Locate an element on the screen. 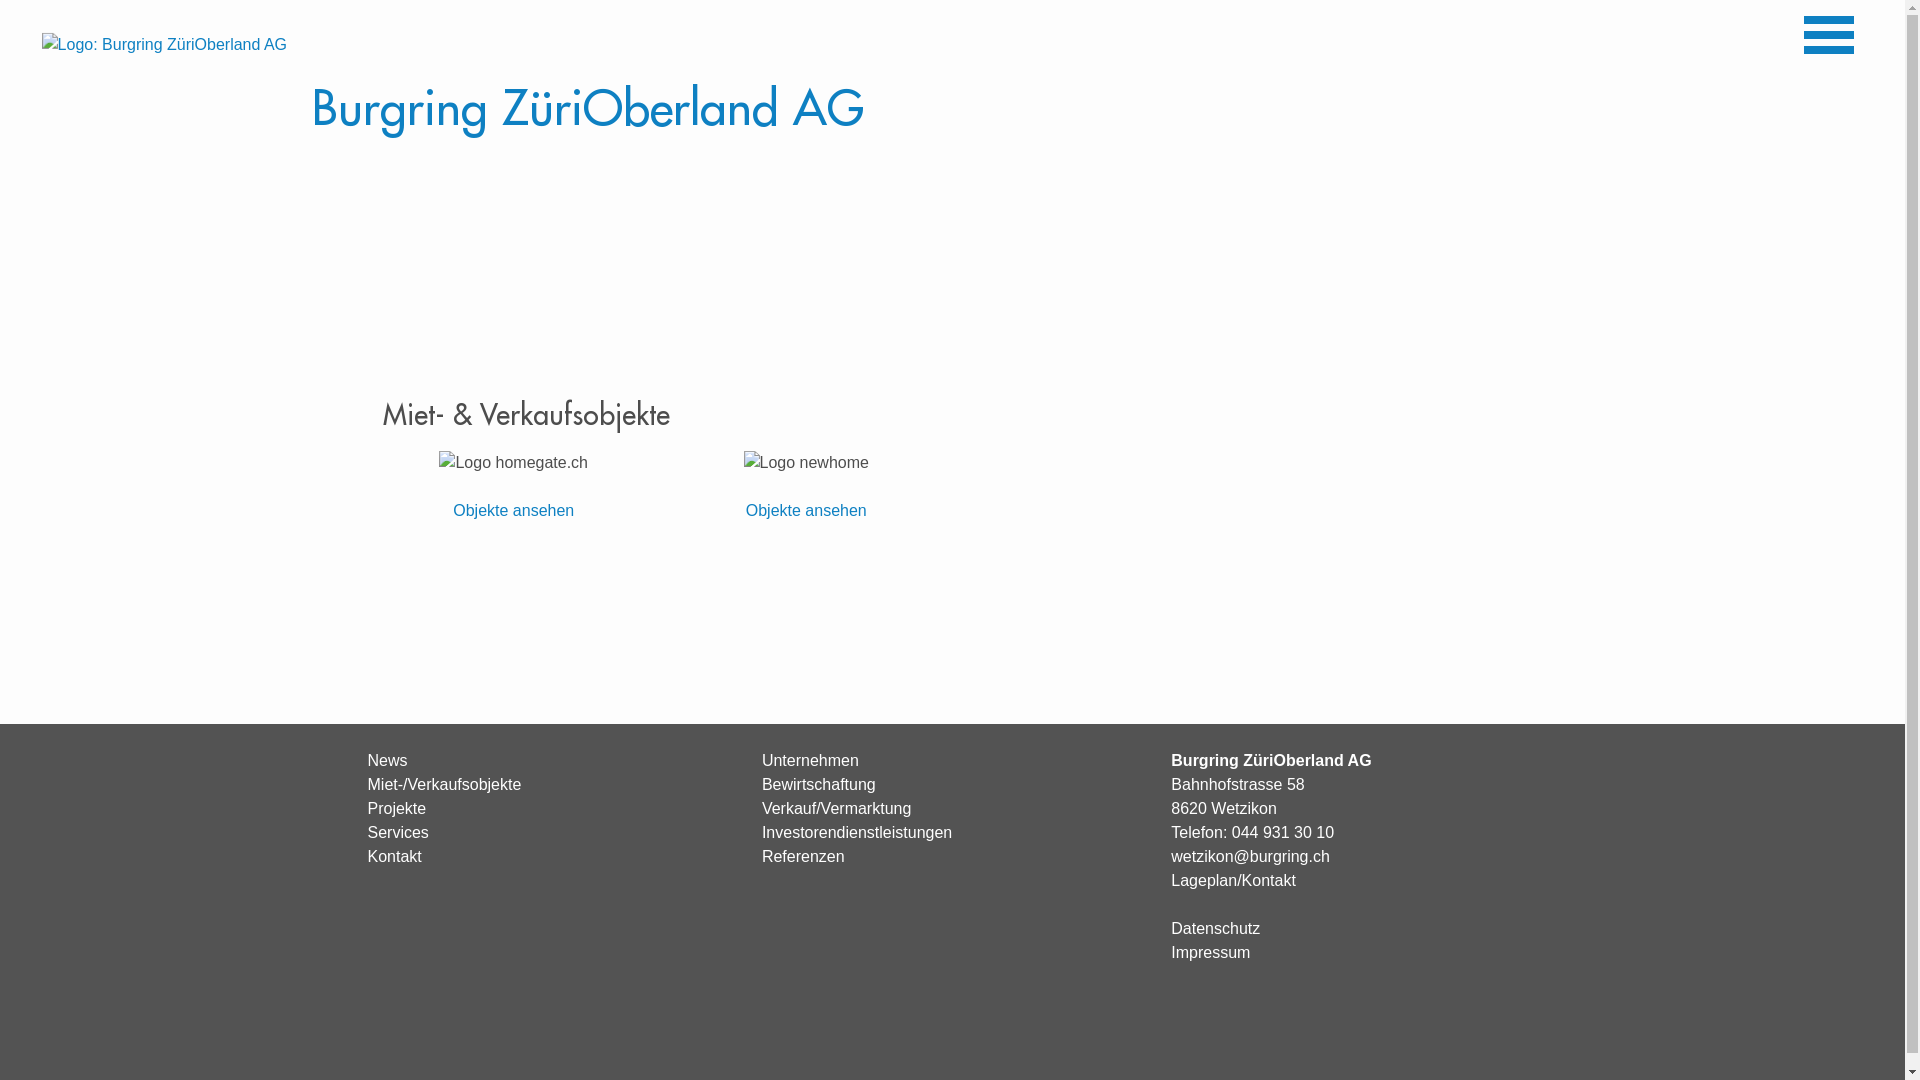  'Projekte' is located at coordinates (397, 807).